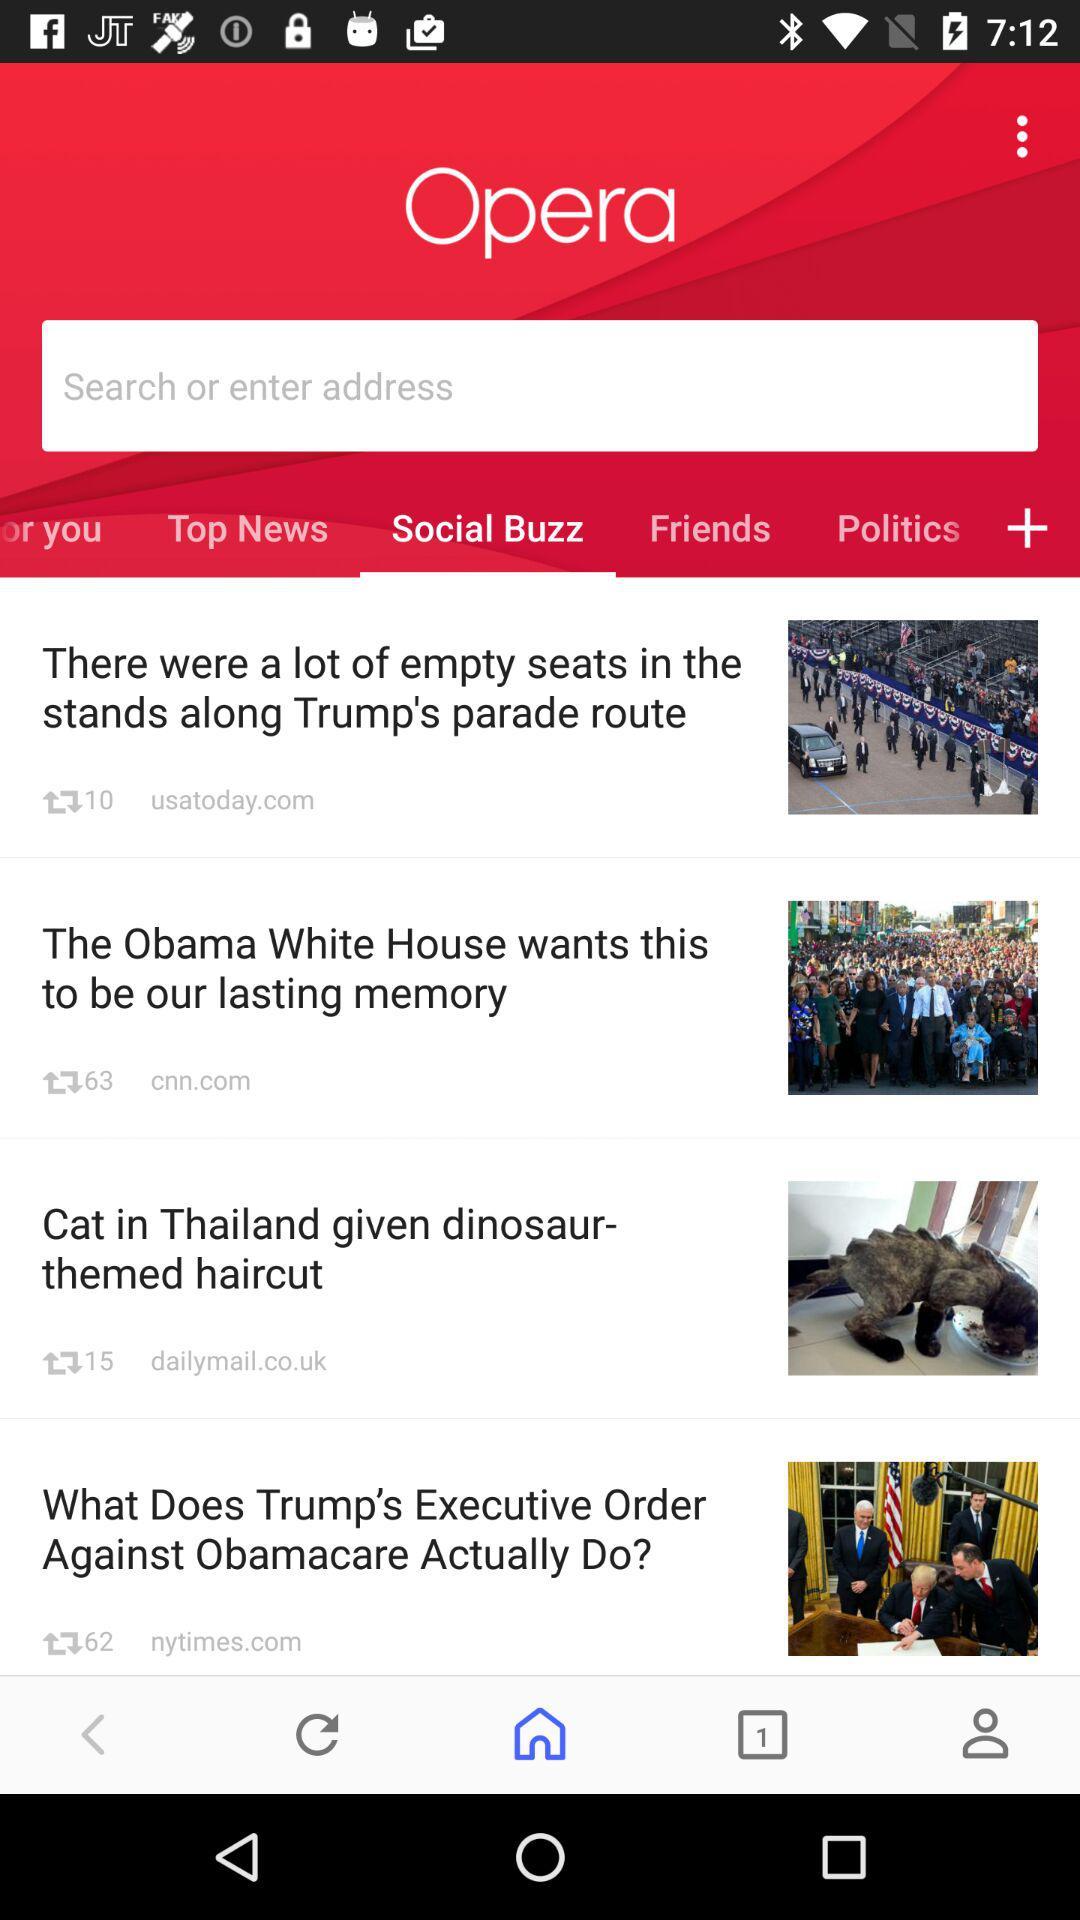 The image size is (1080, 1920). What do you see at coordinates (1027, 527) in the screenshot?
I see `the add icon` at bounding box center [1027, 527].